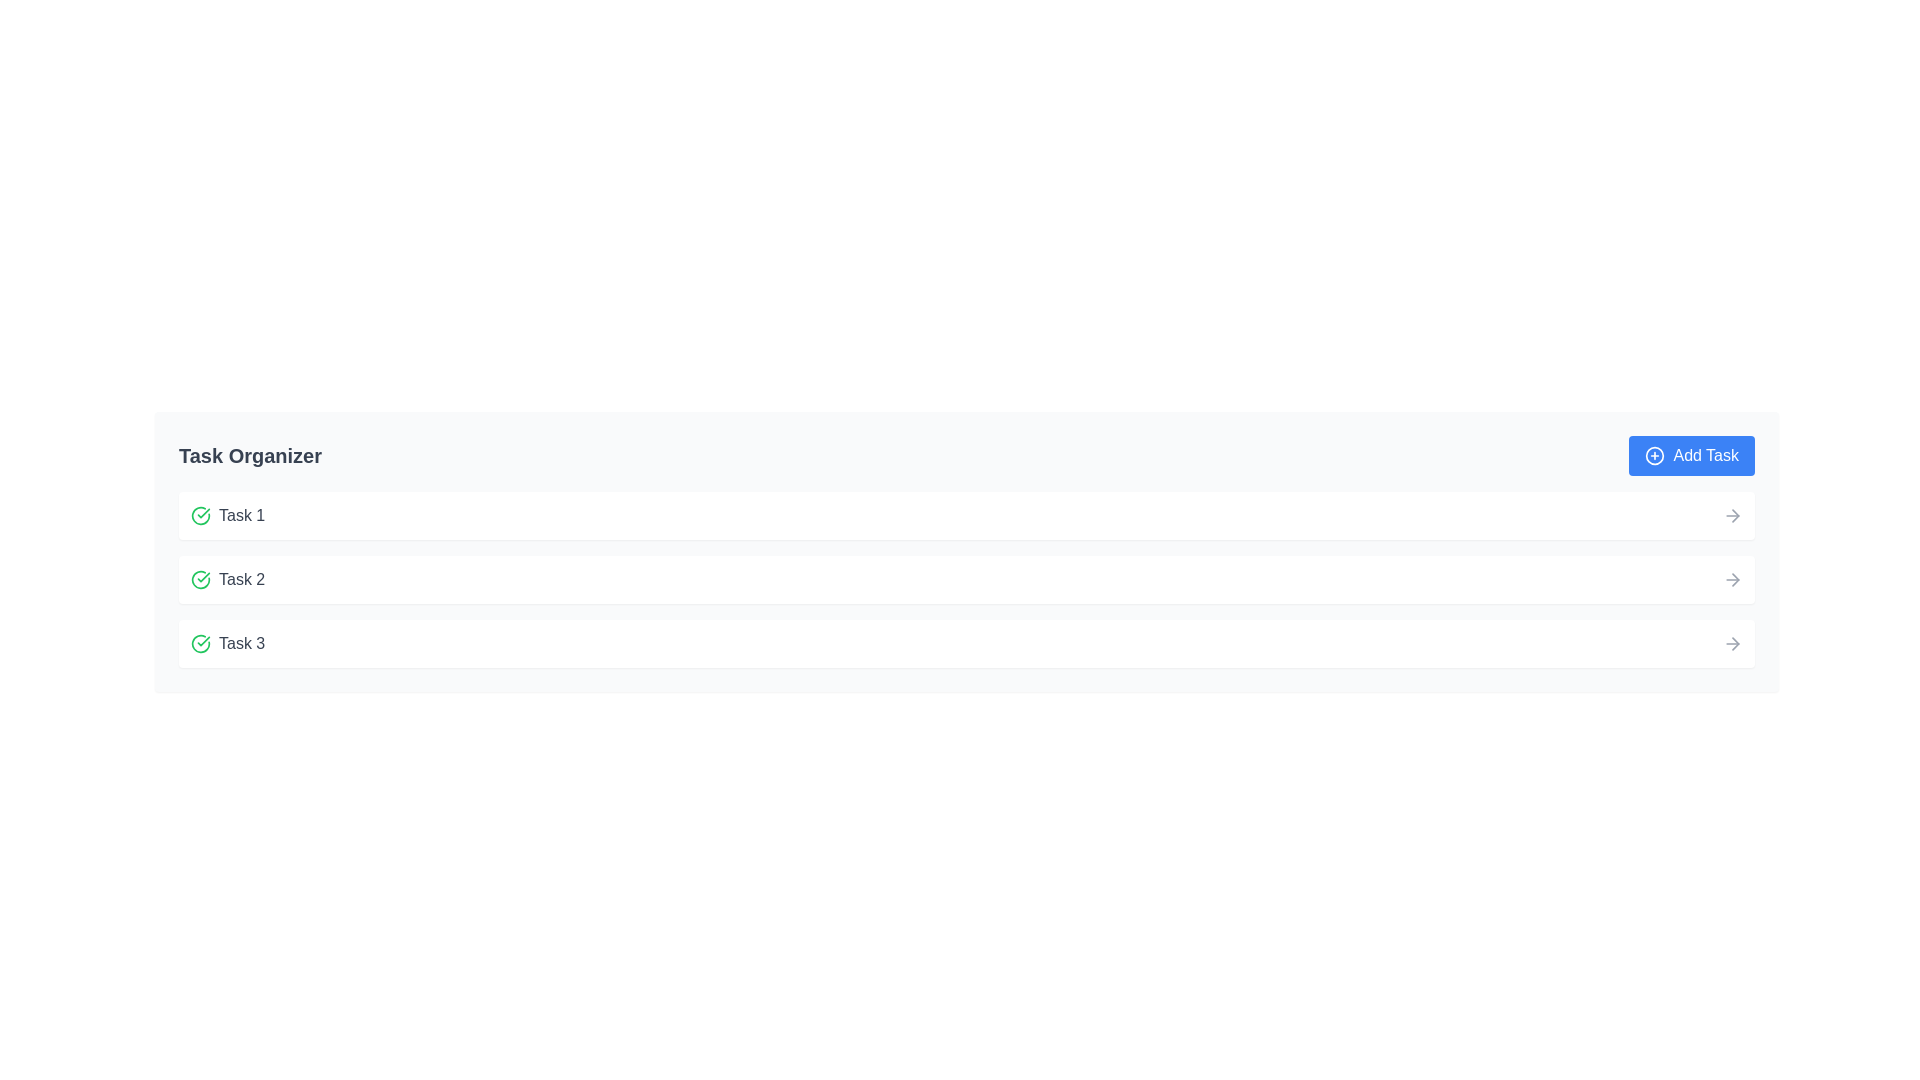  Describe the element at coordinates (1731, 644) in the screenshot. I see `the Icon (Arrow) located at the far-right side of the 'Task 3' row, adjacent to the text 'Task 3' and to the right of the green check icon` at that location.